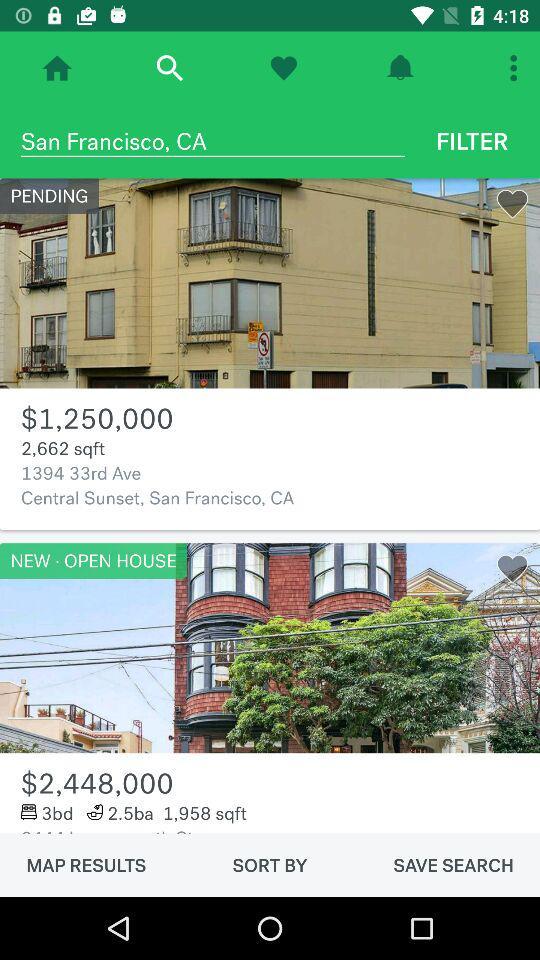 This screenshot has width=540, height=960. What do you see at coordinates (57, 68) in the screenshot?
I see `home` at bounding box center [57, 68].